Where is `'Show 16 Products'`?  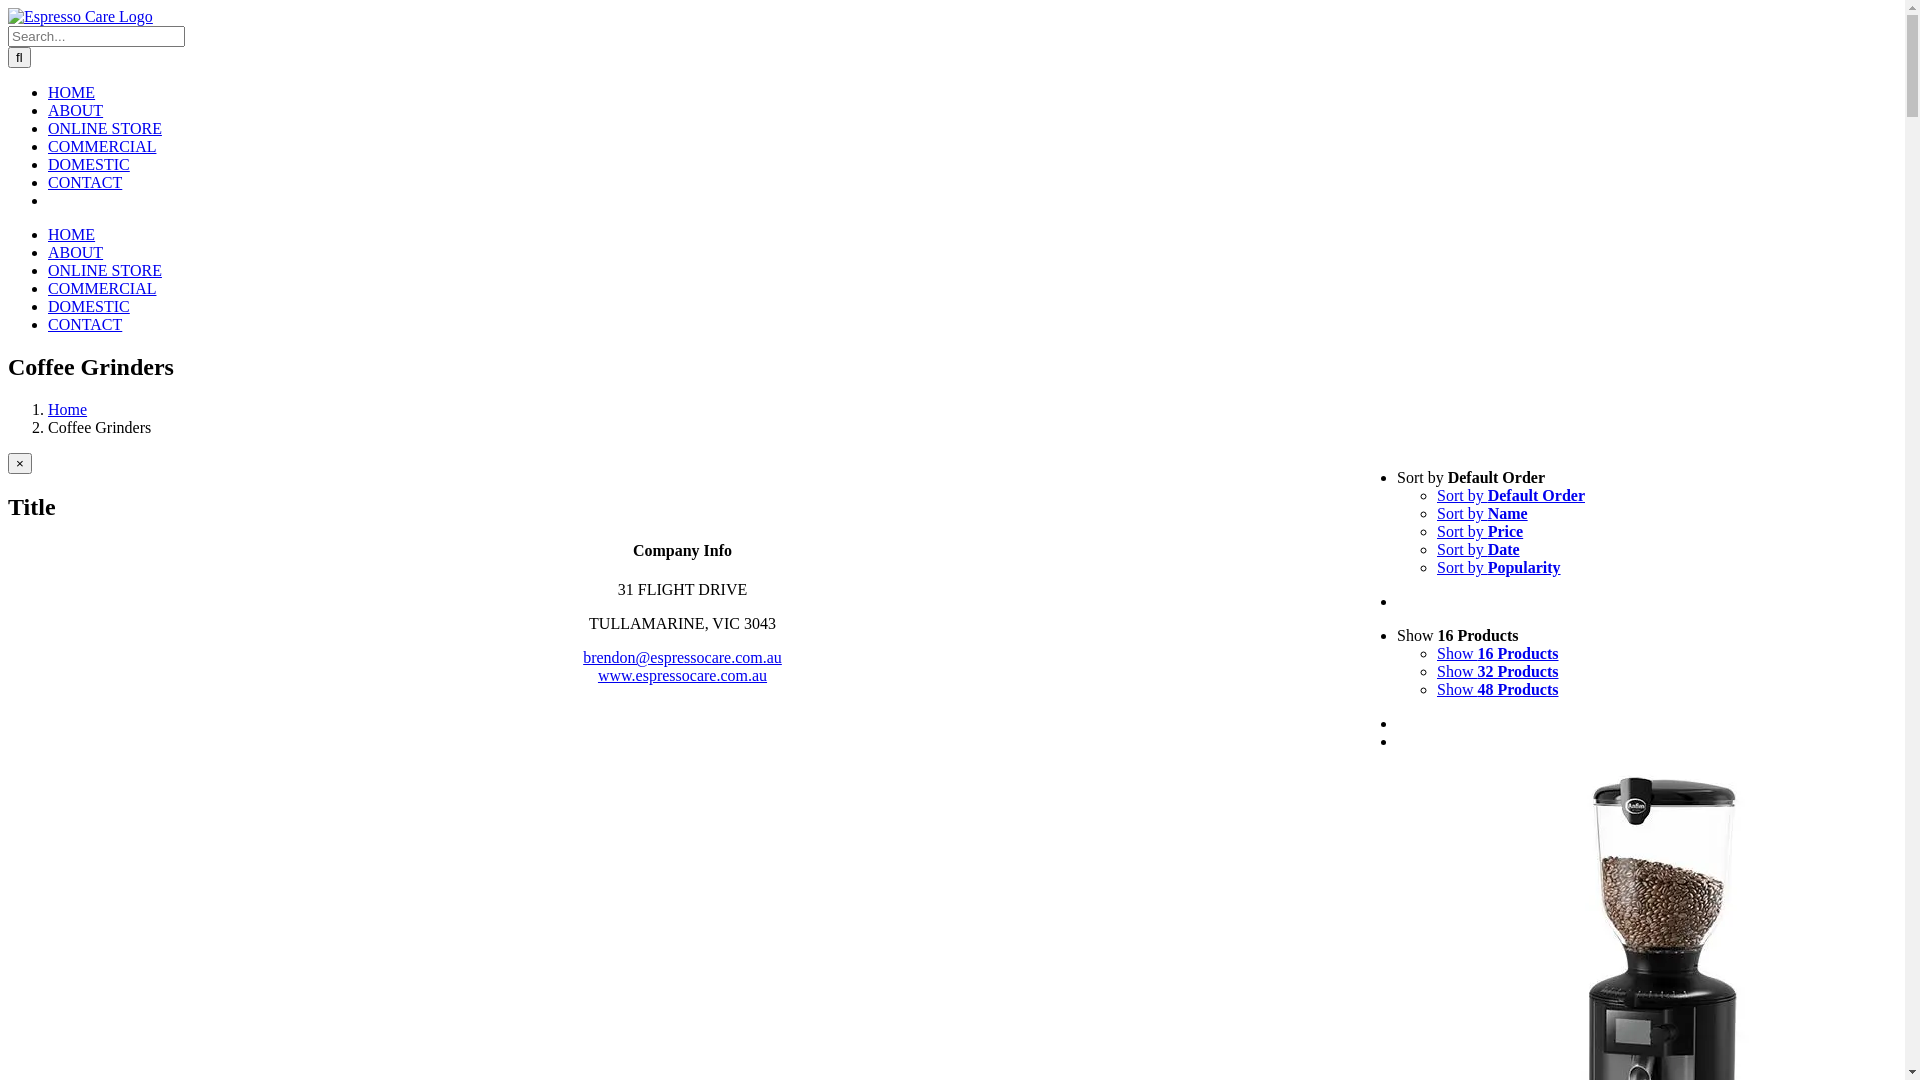 'Show 16 Products' is located at coordinates (1458, 635).